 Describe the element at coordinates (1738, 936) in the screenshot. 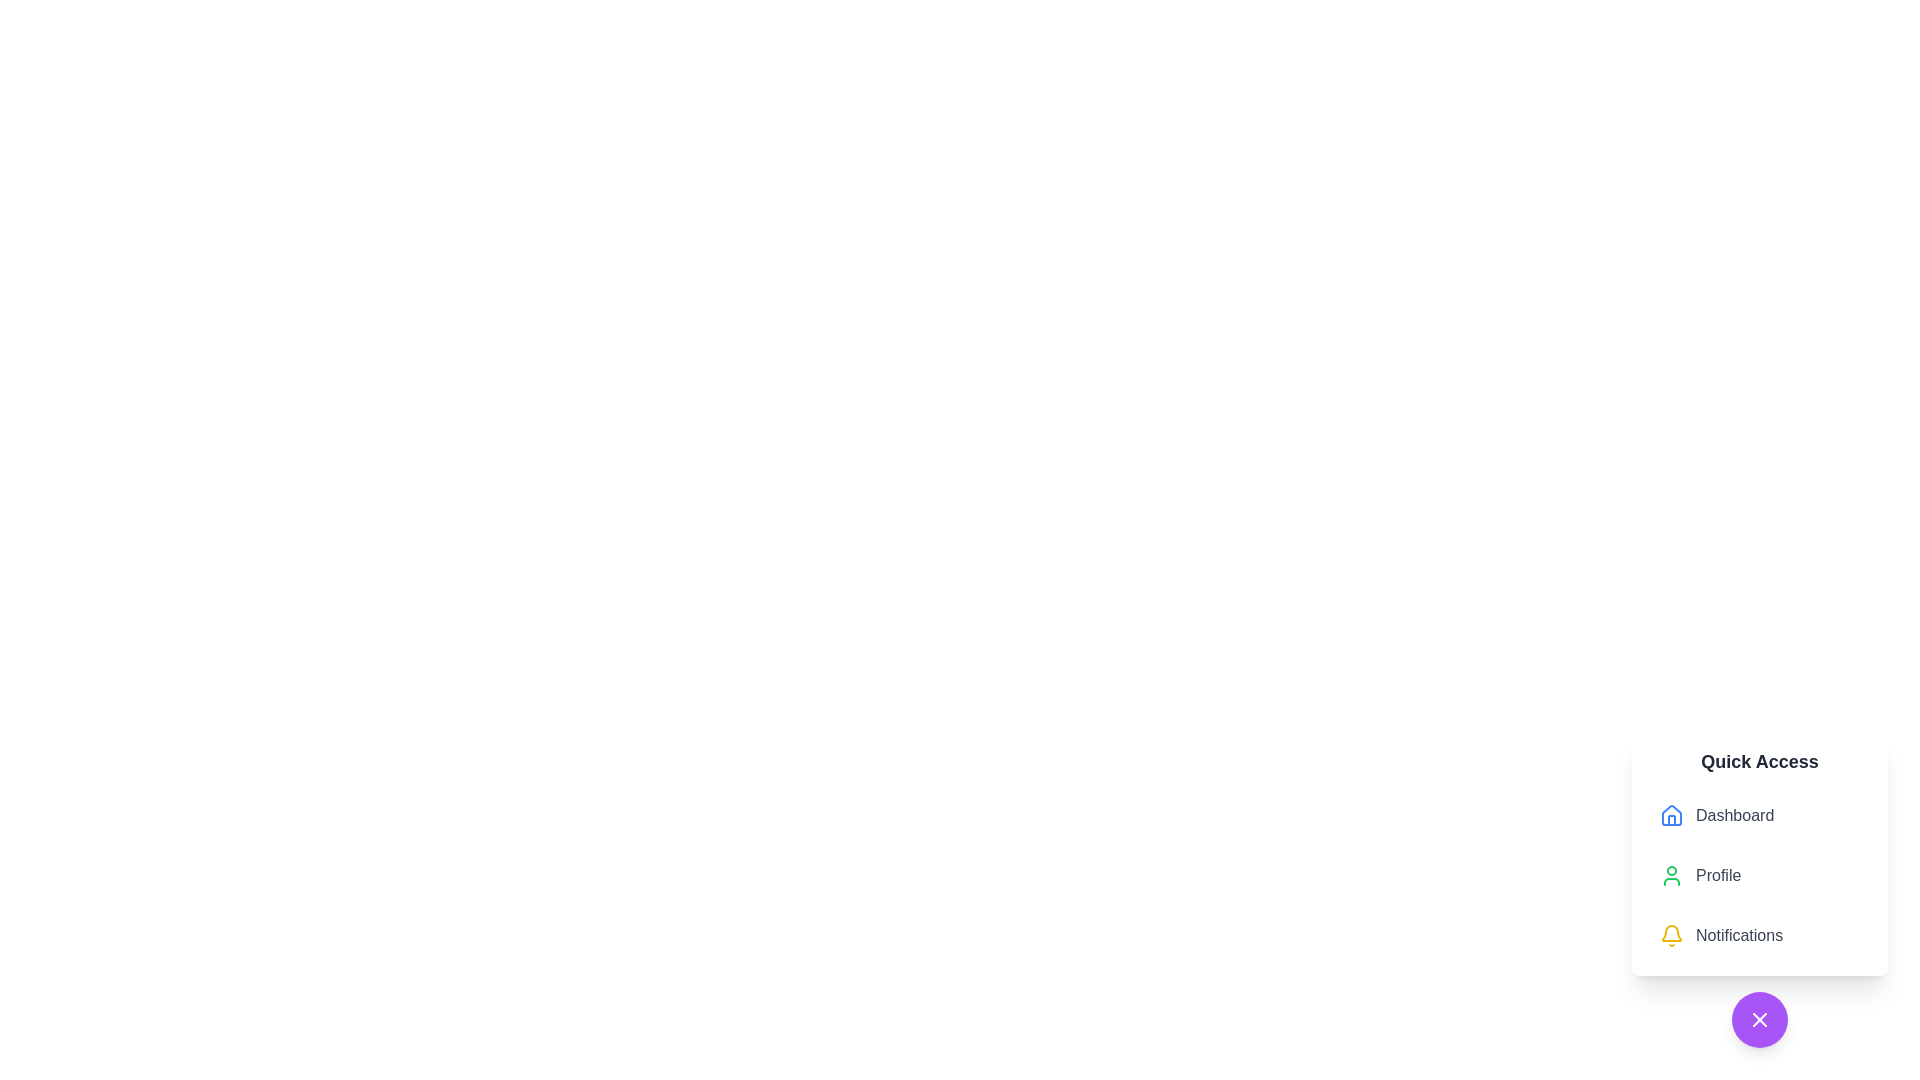

I see `the static text label that describes the menu entry for managing notifications, located in the third item of the 'Quick Access' list, right-aligned to a yellow bell icon` at that location.